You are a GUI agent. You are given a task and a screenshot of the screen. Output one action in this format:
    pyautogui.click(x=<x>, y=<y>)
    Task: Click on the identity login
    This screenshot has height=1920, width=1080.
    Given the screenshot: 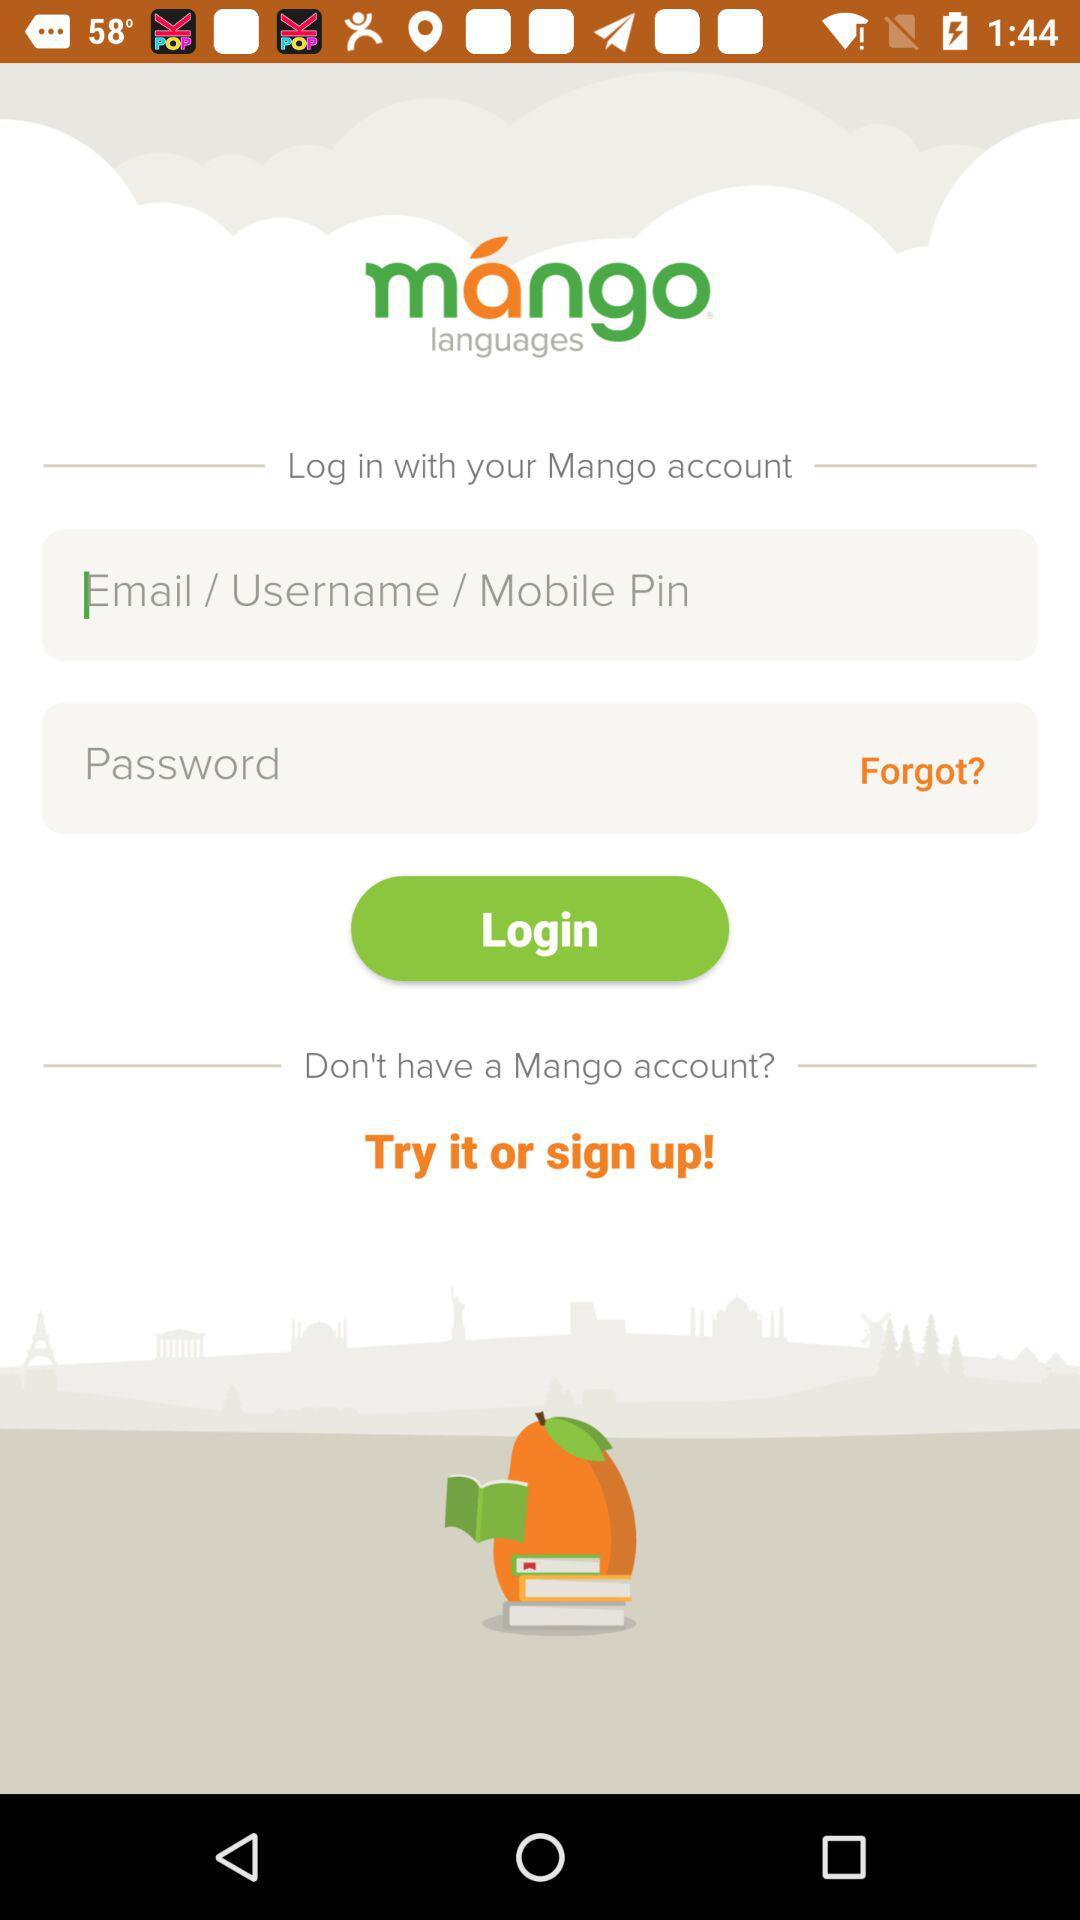 What is the action you would take?
    pyautogui.click(x=540, y=594)
    